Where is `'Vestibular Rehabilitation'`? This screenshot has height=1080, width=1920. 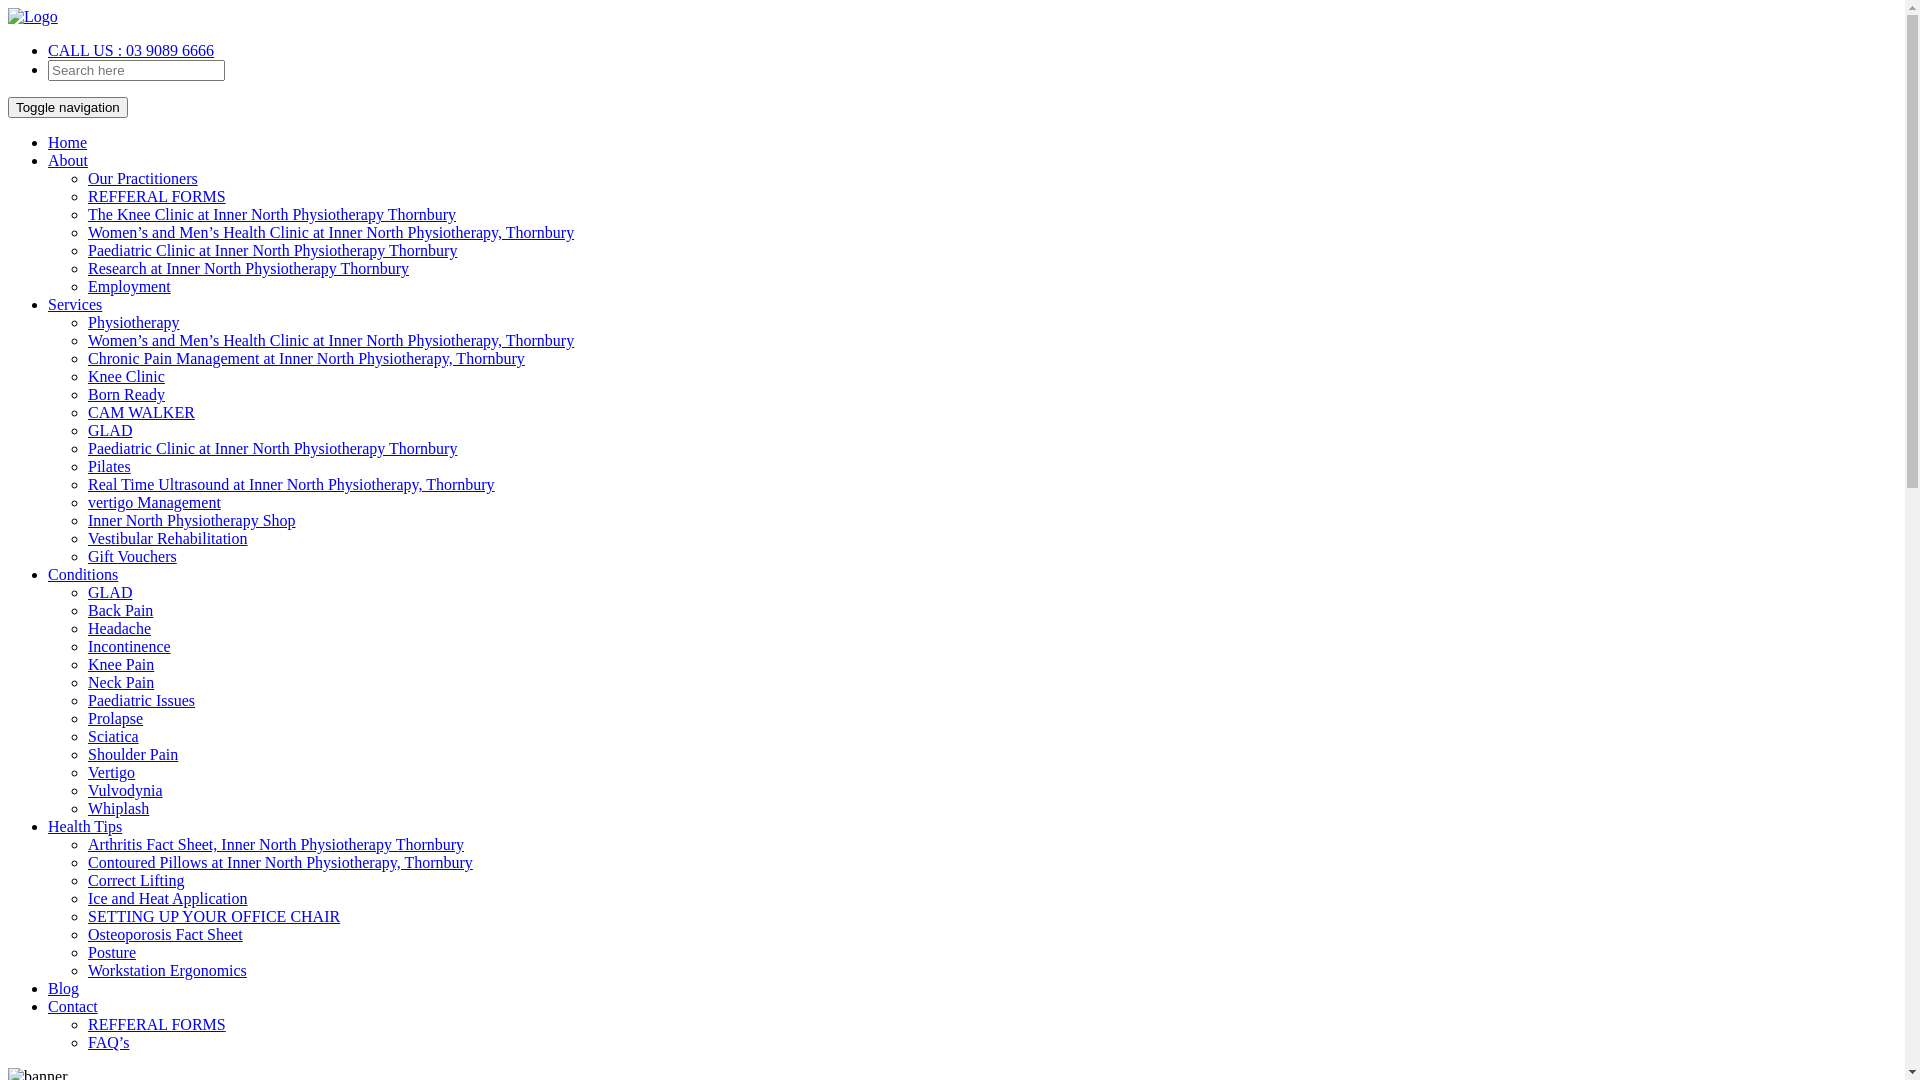
'Vestibular Rehabilitation' is located at coordinates (168, 537).